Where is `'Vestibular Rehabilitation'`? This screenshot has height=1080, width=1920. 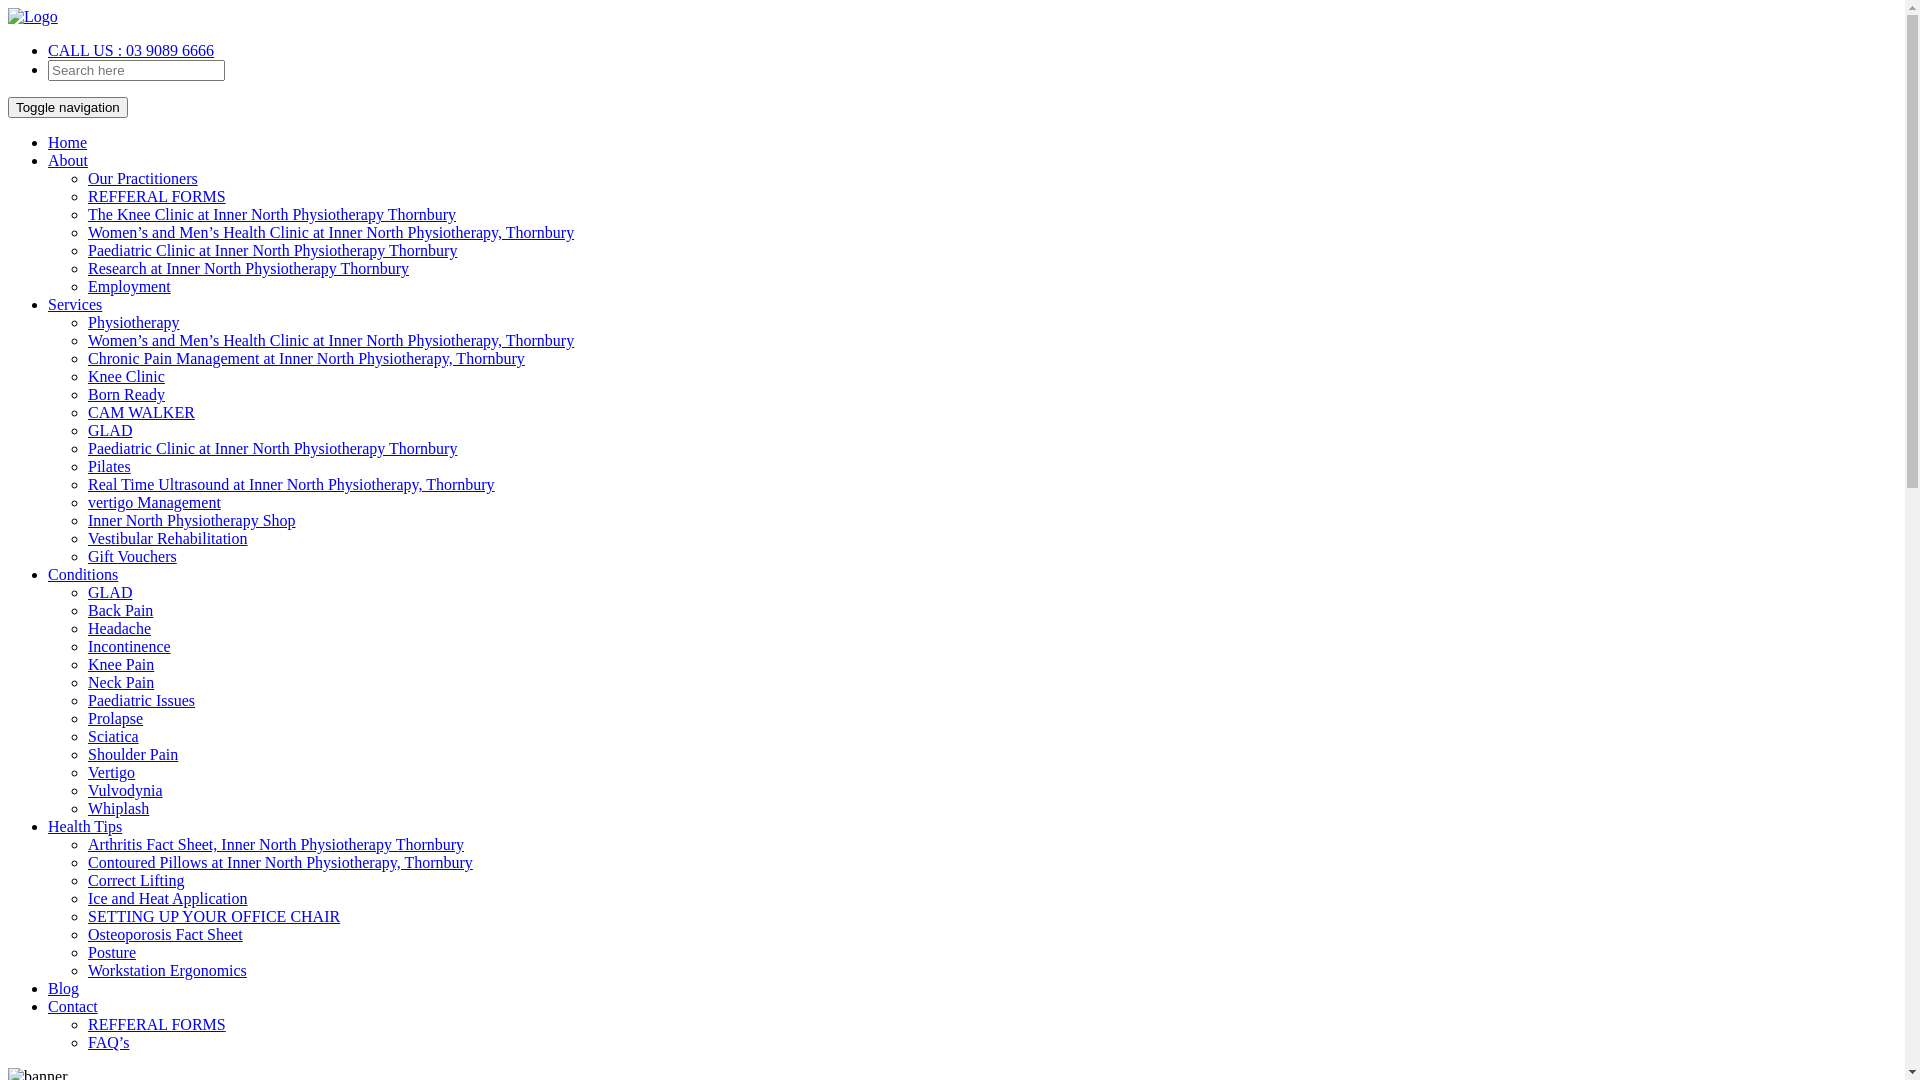
'Vestibular Rehabilitation' is located at coordinates (168, 537).